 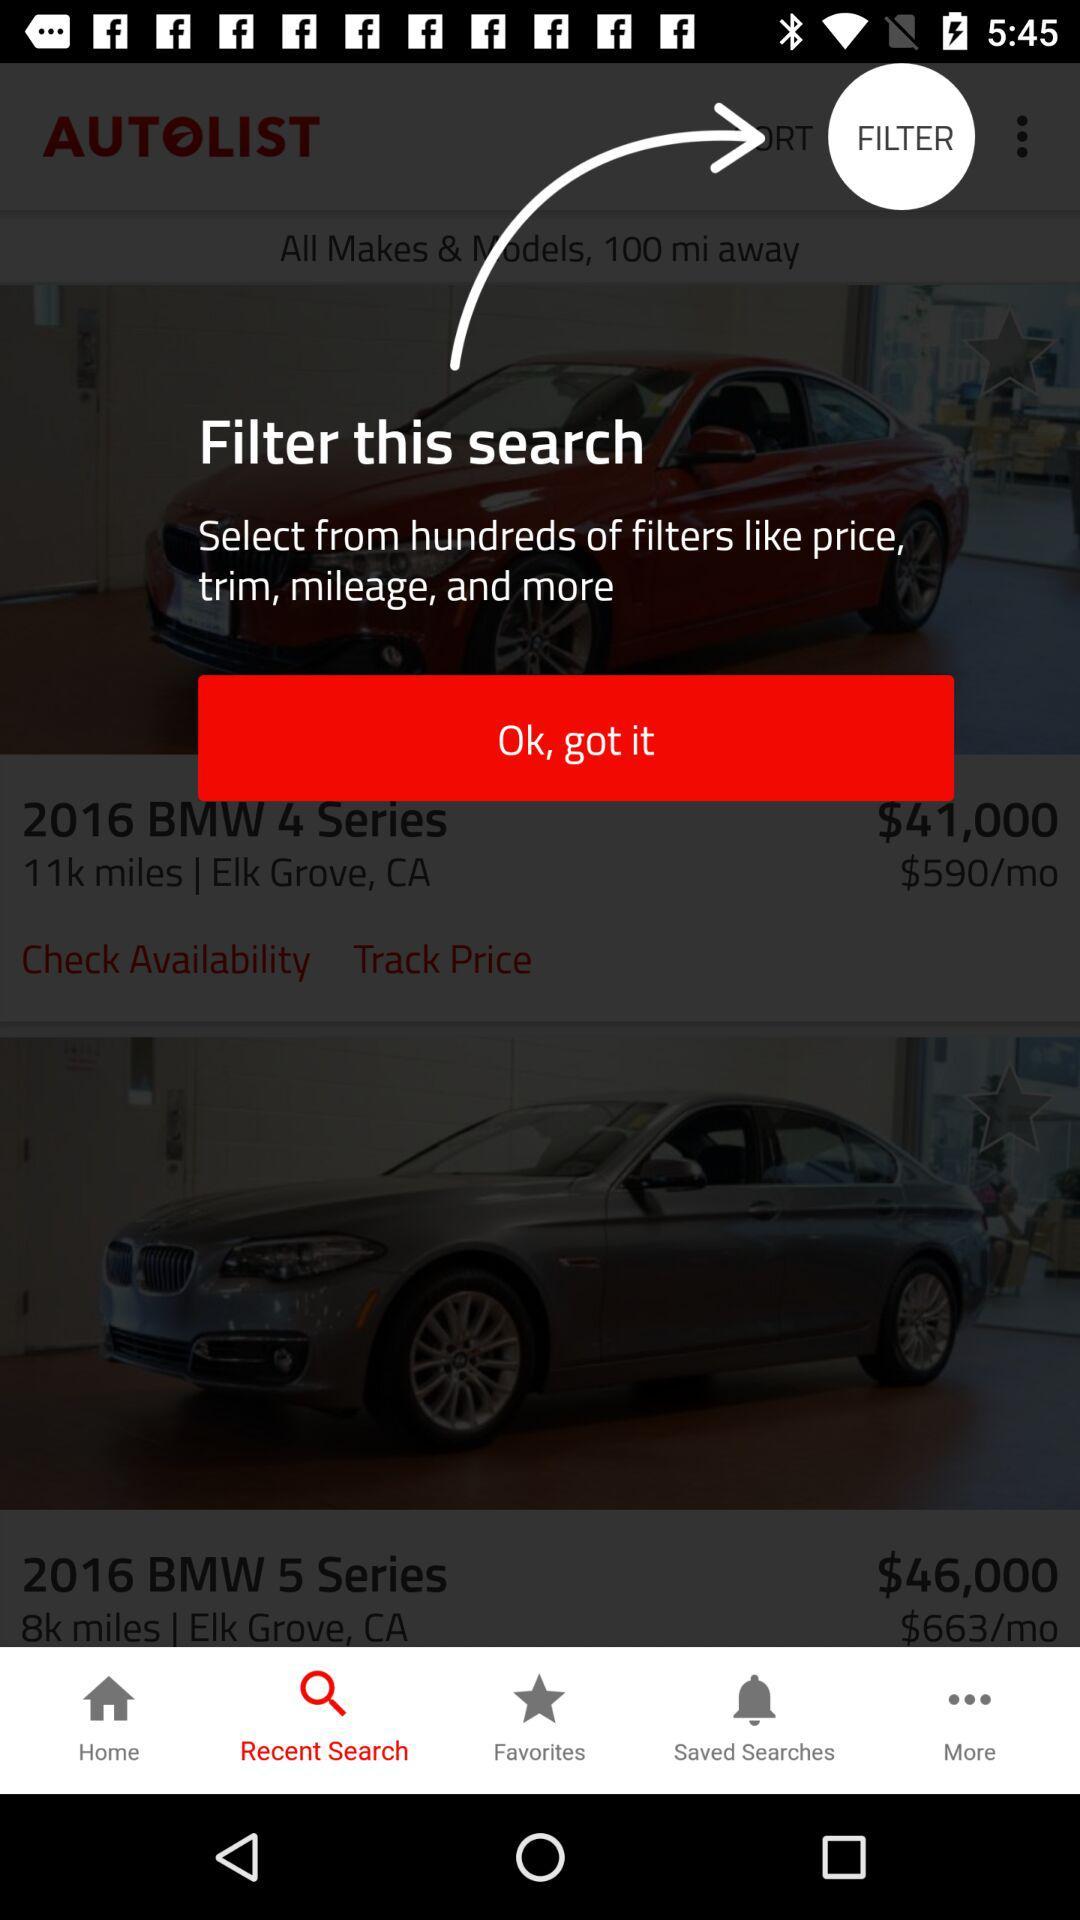 What do you see at coordinates (1009, 350) in the screenshot?
I see `item above the select from hundreds icon` at bounding box center [1009, 350].